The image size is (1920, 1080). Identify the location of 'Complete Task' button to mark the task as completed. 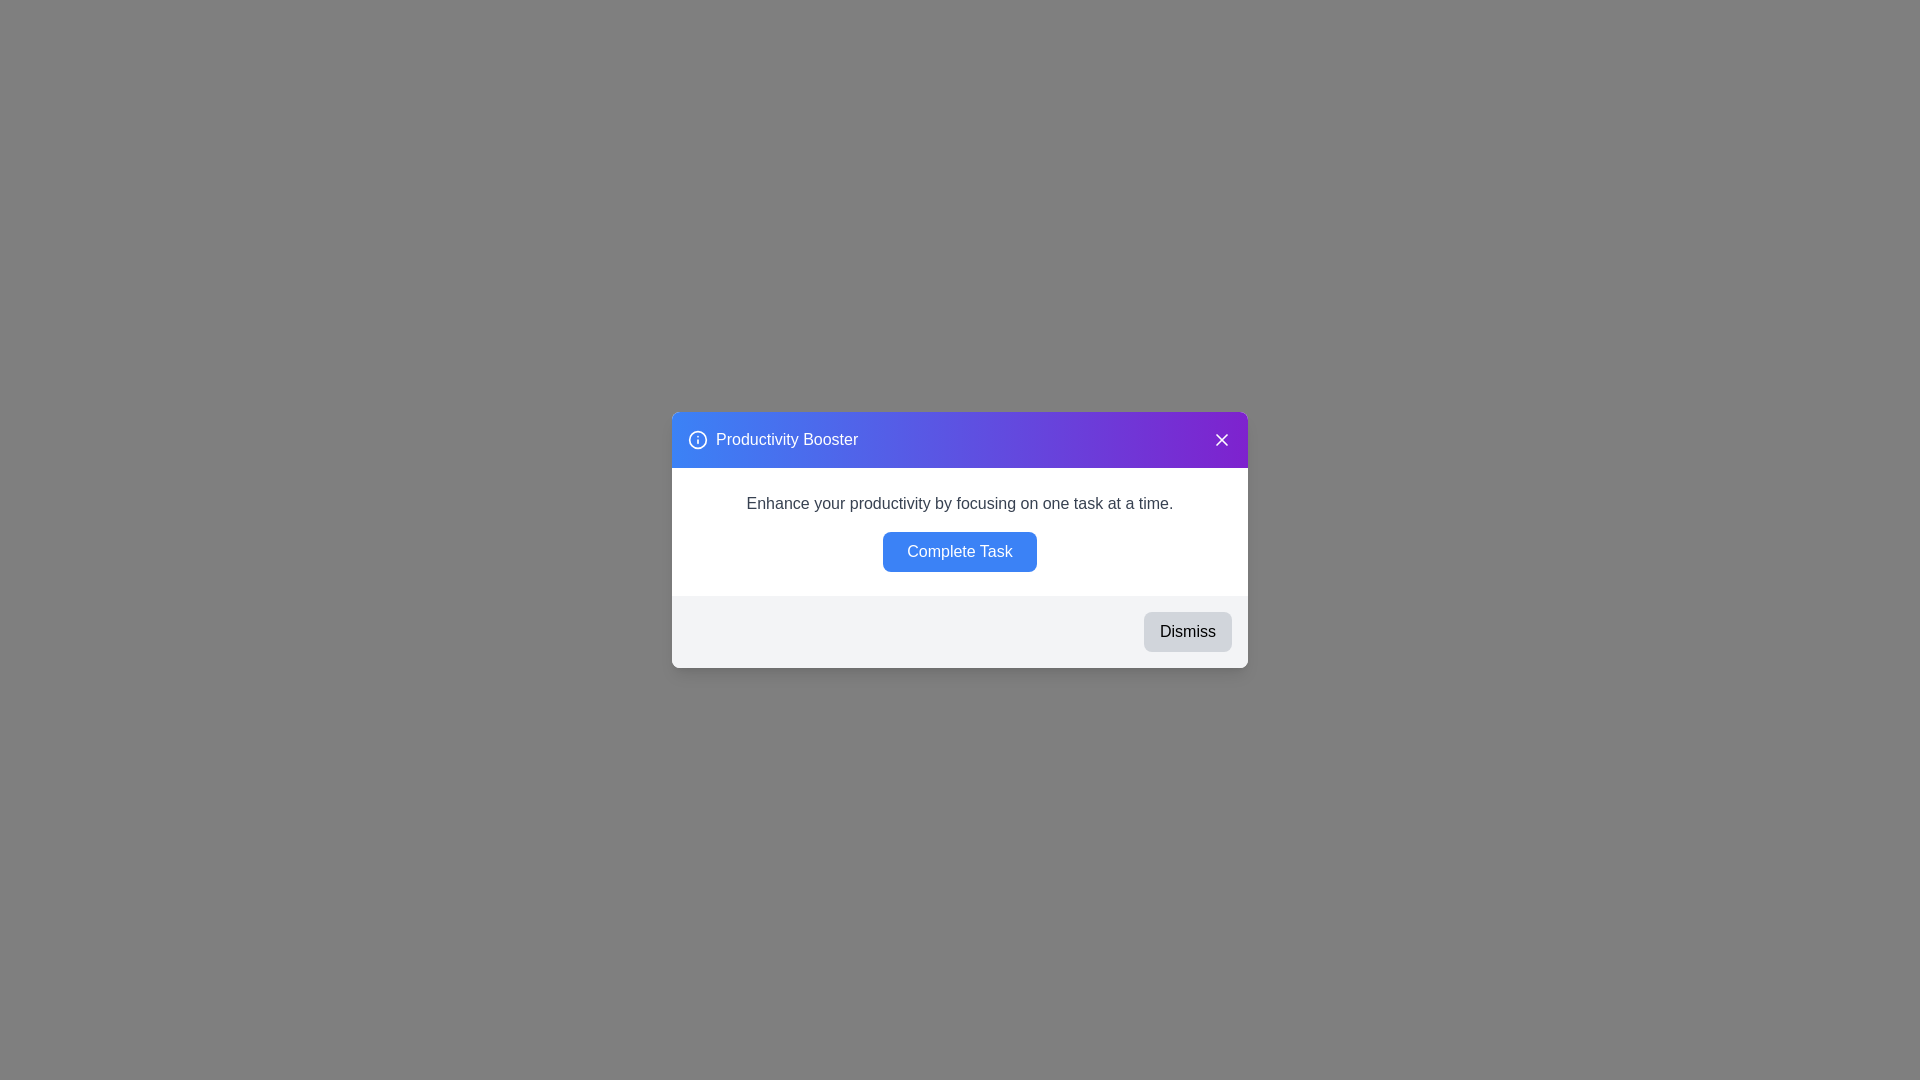
(960, 551).